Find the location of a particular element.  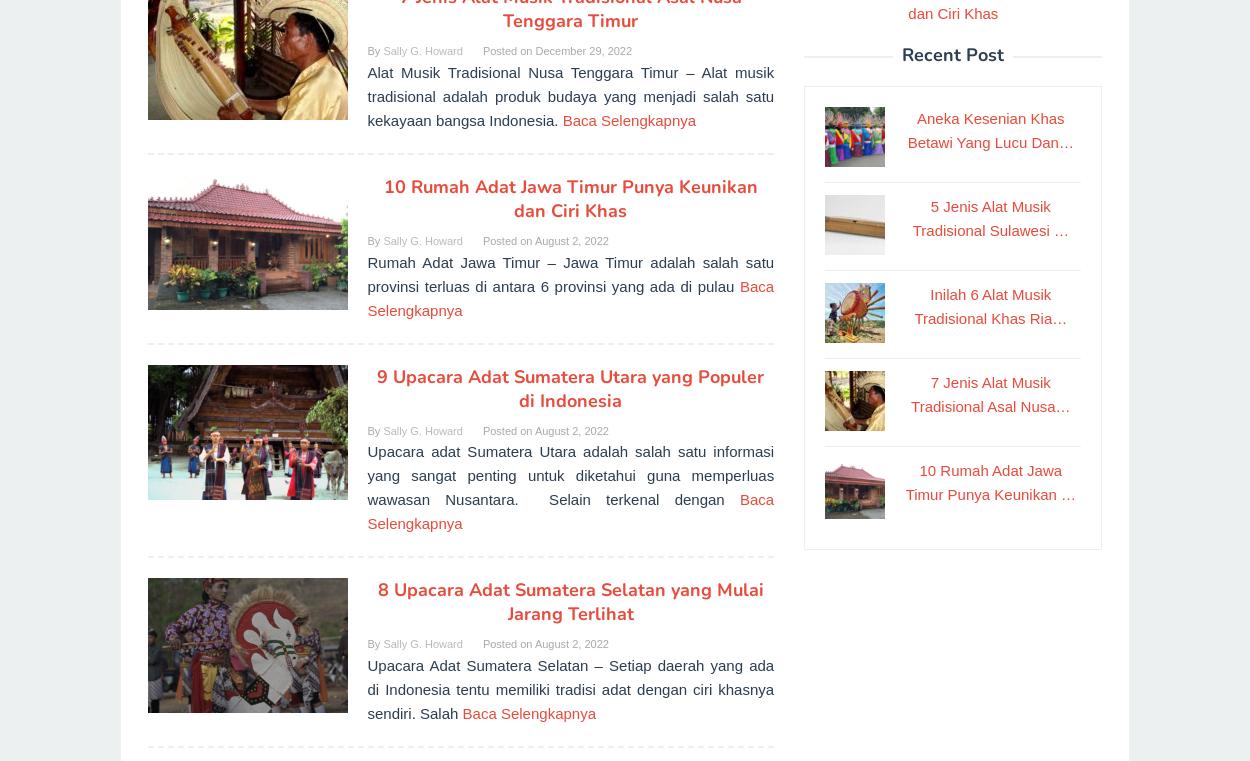

'5 Jenis Alat Musik Tradisional Sulawesi …' is located at coordinates (912, 217).